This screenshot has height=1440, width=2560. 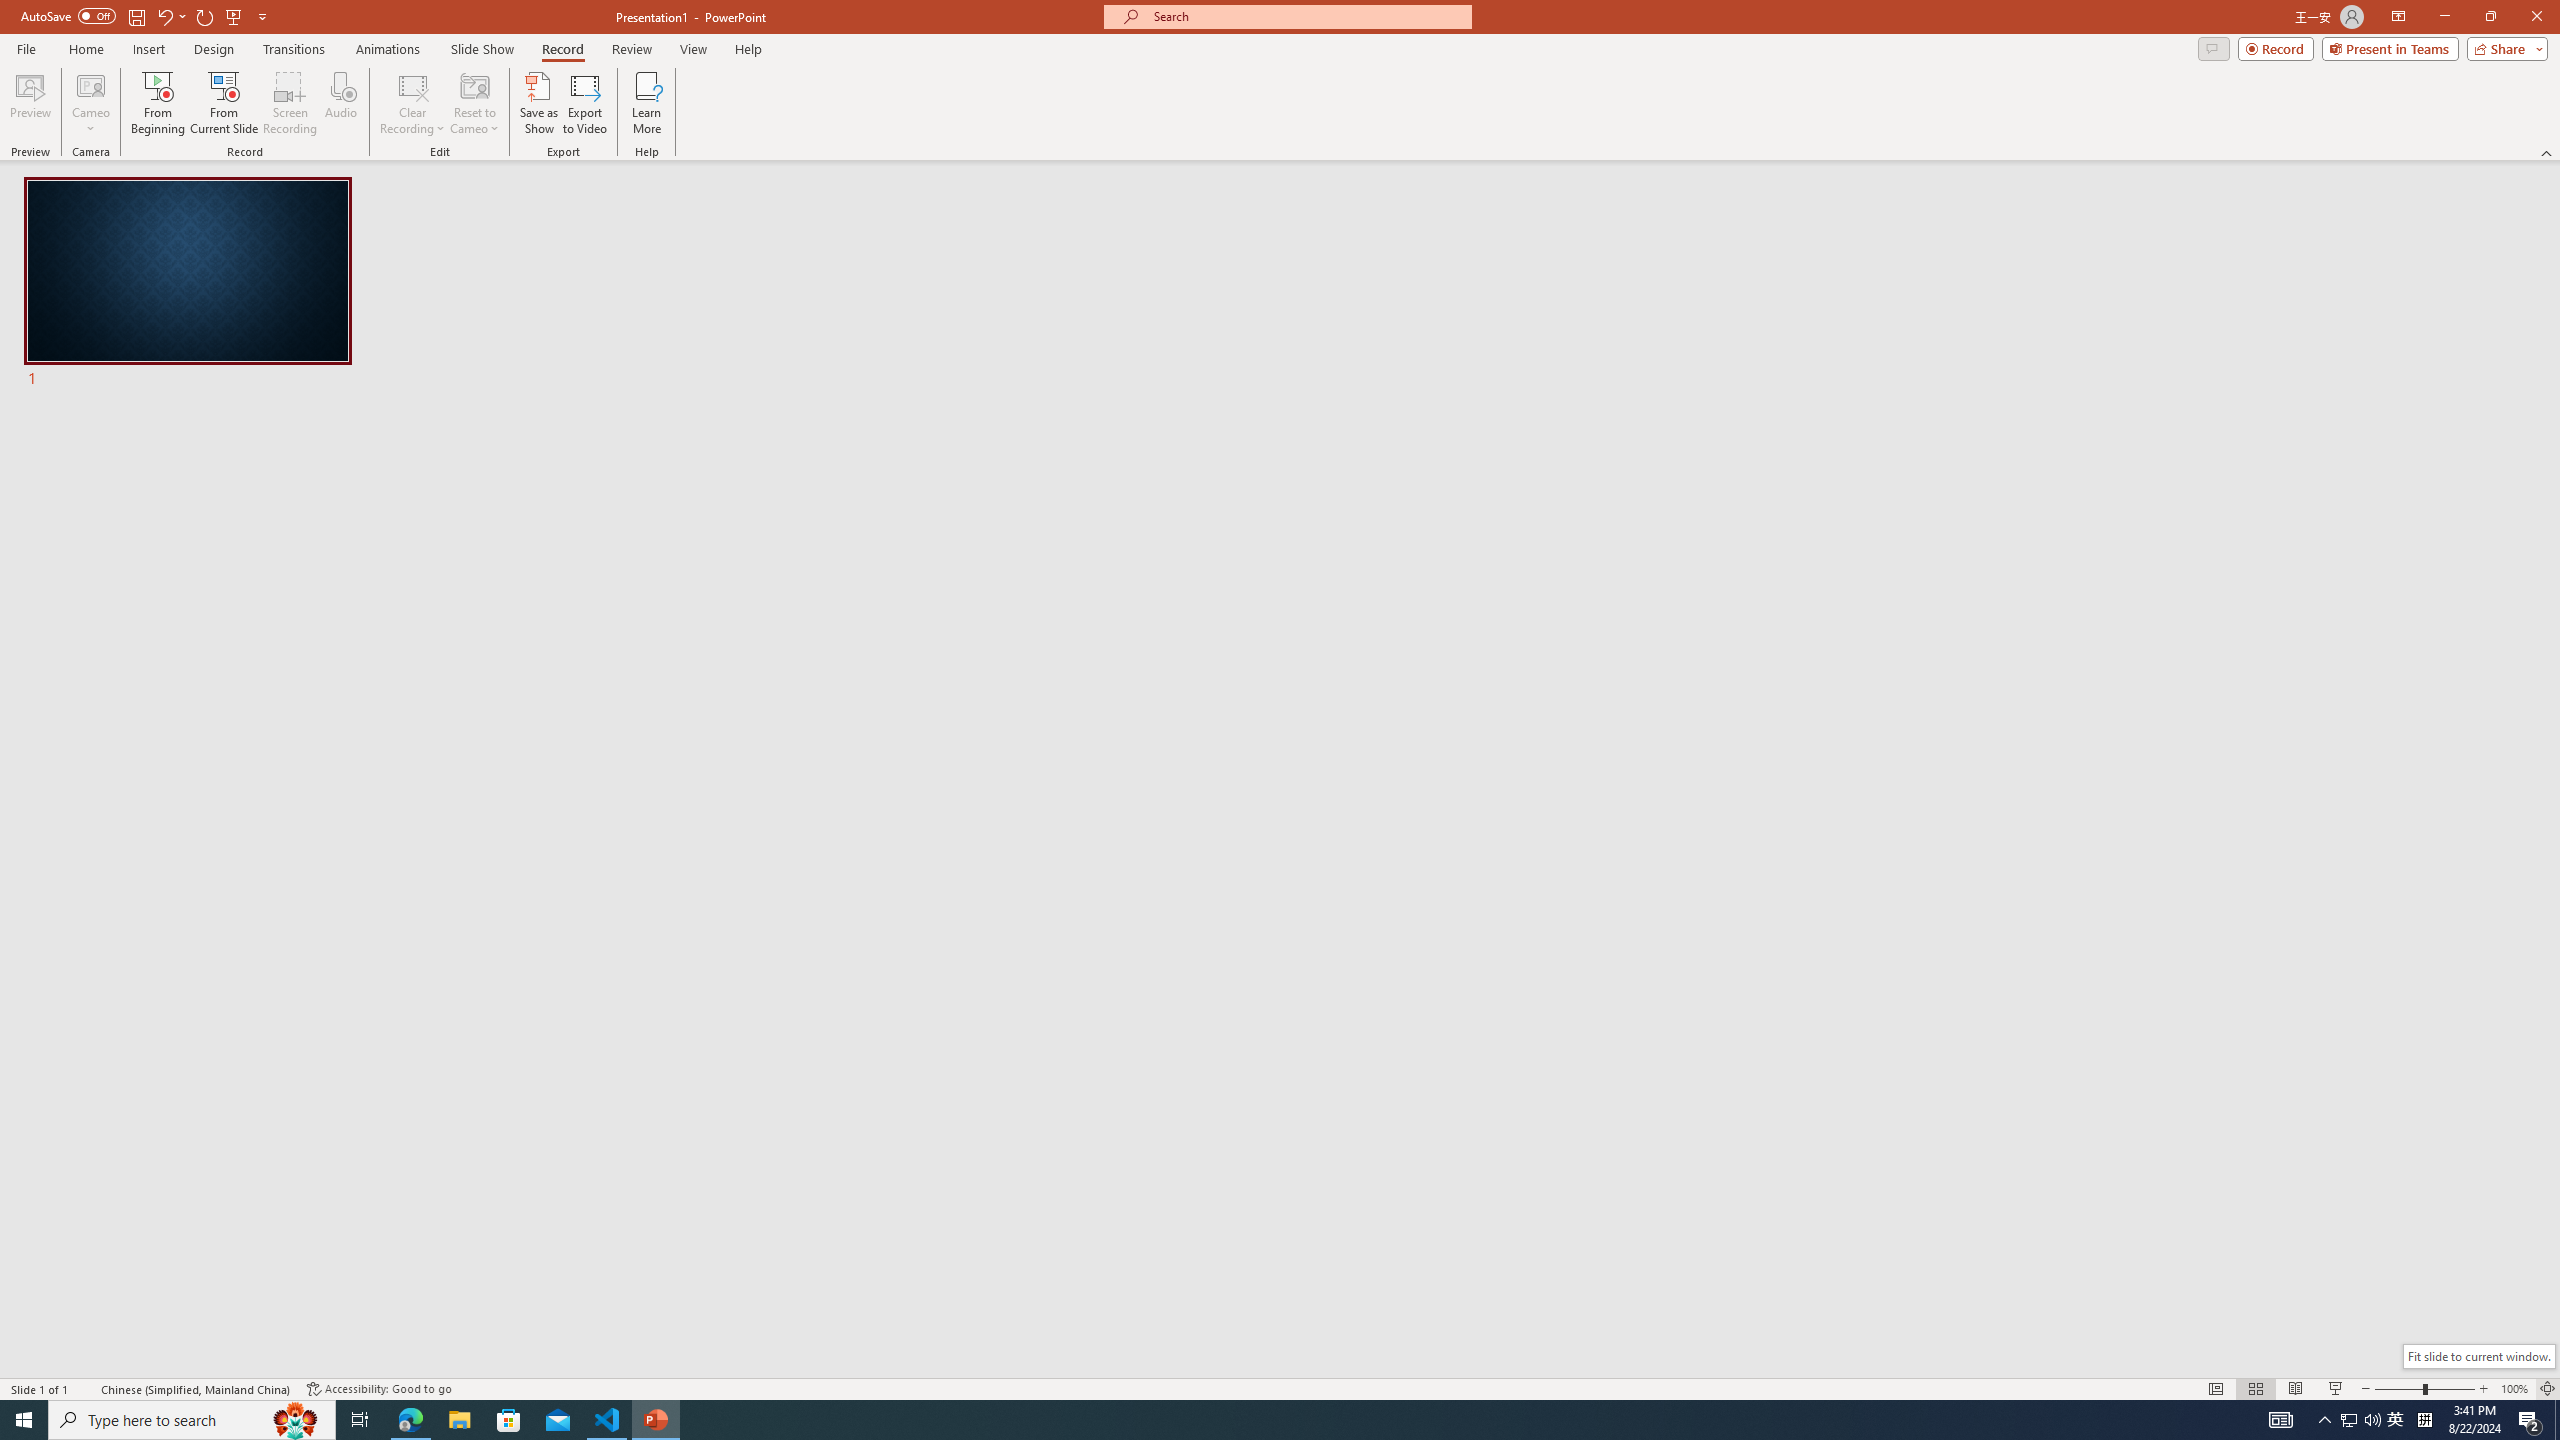 I want to click on 'Save as Show', so click(x=538, y=103).